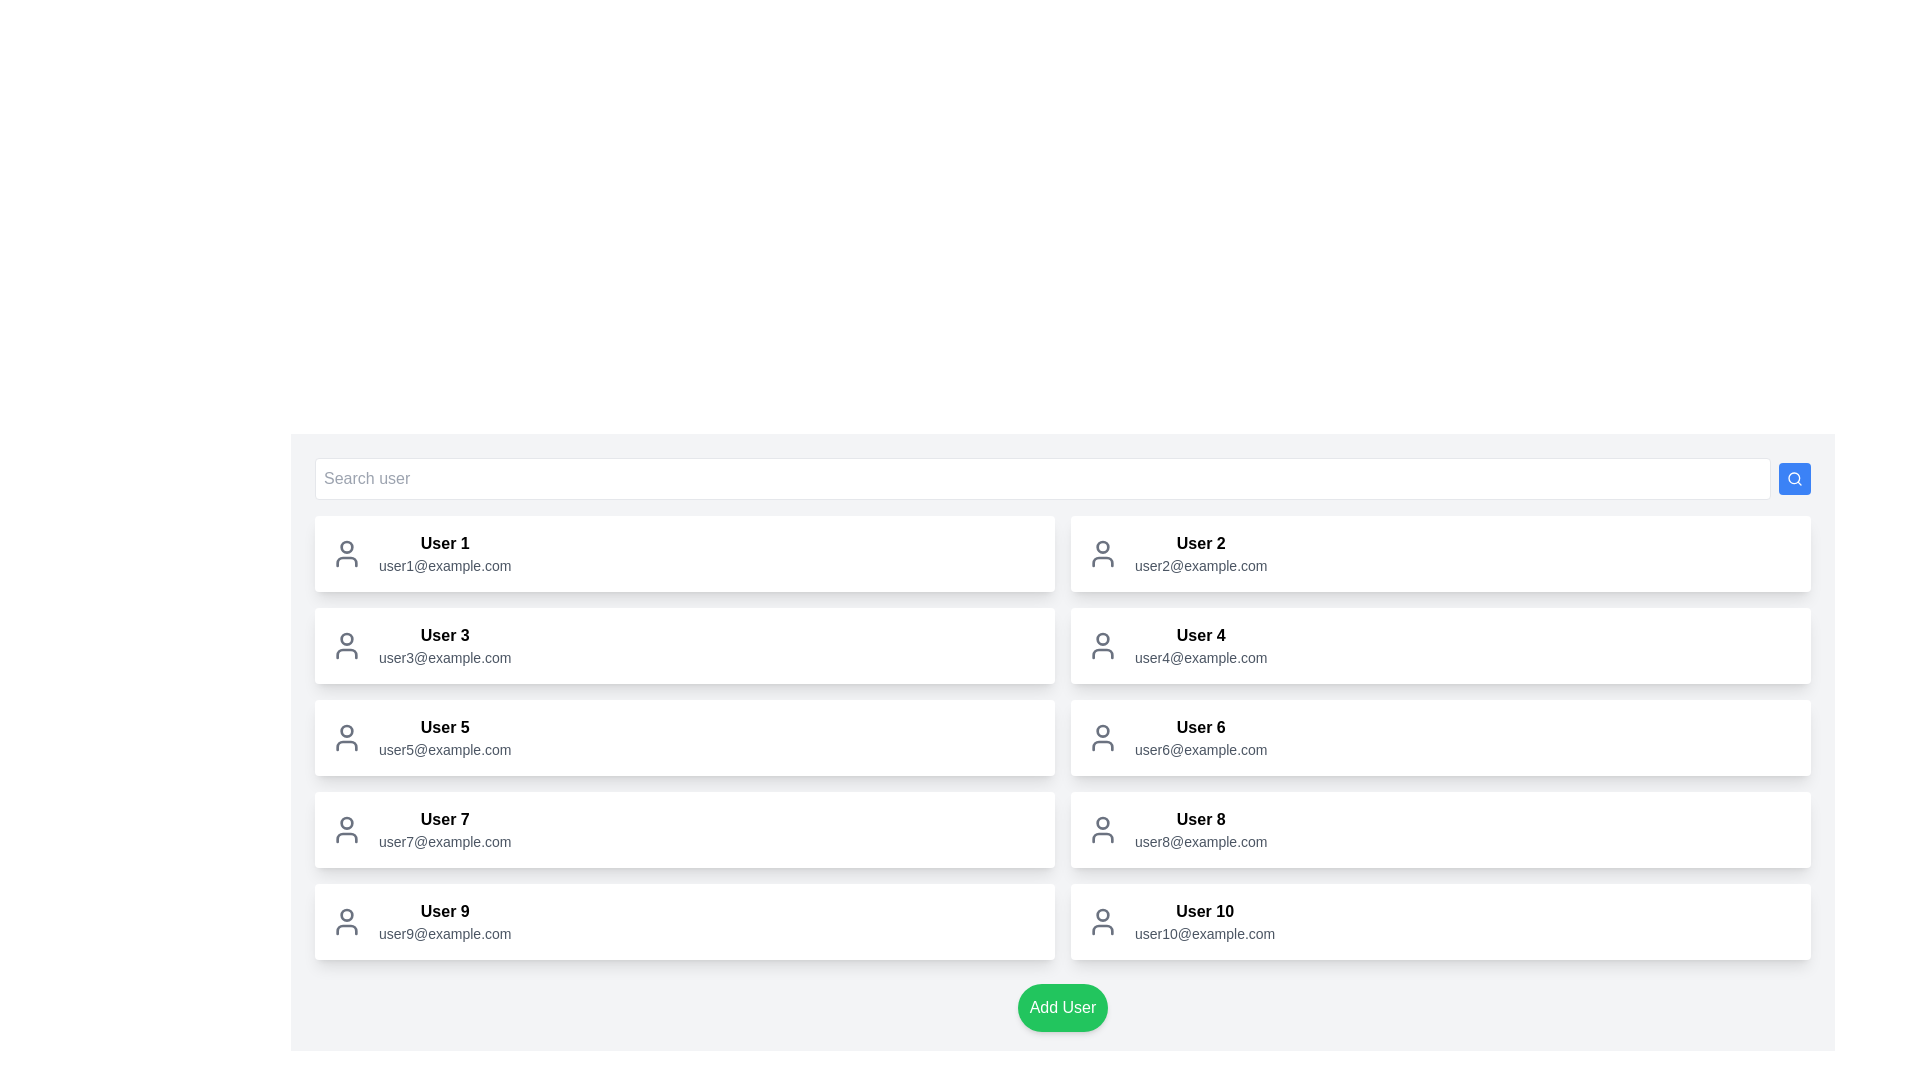 The height and width of the screenshot is (1080, 1920). Describe the element at coordinates (1200, 820) in the screenshot. I see `the text label displaying 'User 8' which is bold and positioned in the fourth row of the user card grid, located in the right column` at that location.